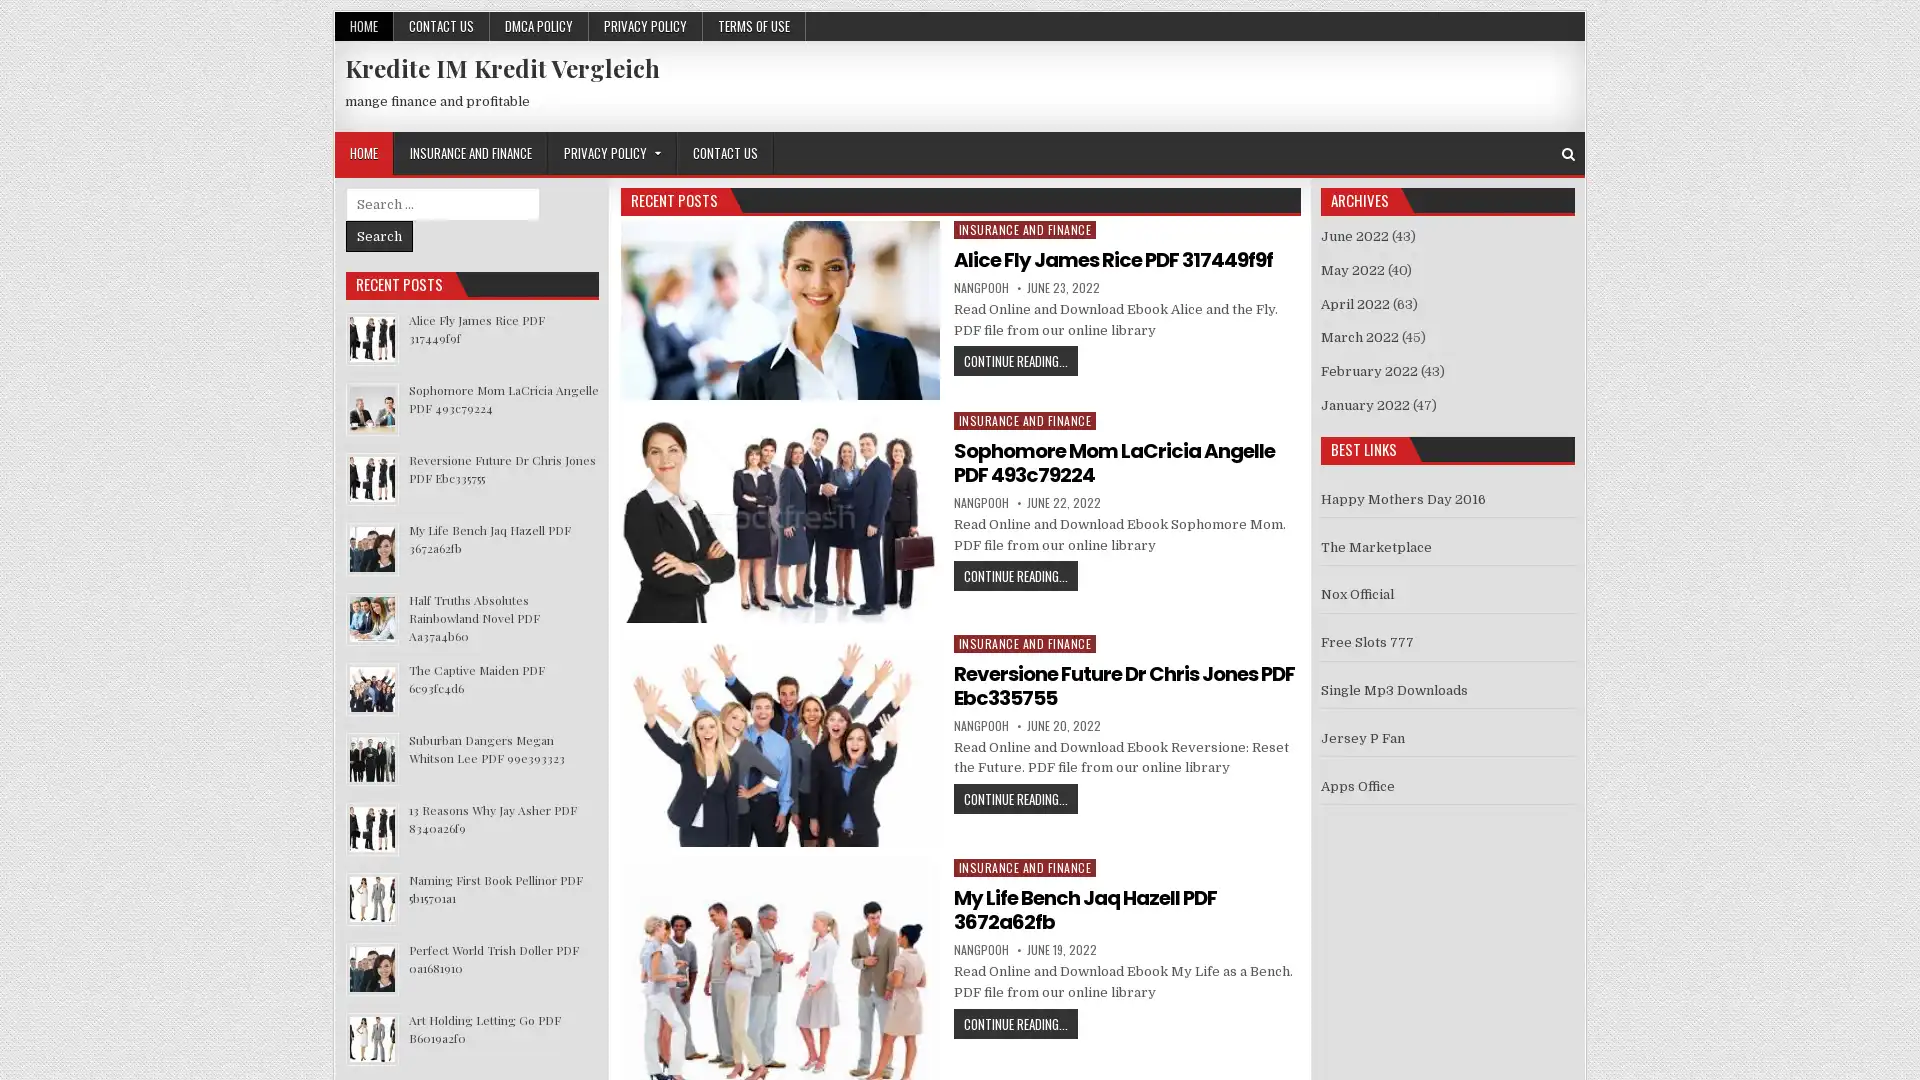 This screenshot has width=1920, height=1080. What do you see at coordinates (378, 235) in the screenshot?
I see `Search` at bounding box center [378, 235].